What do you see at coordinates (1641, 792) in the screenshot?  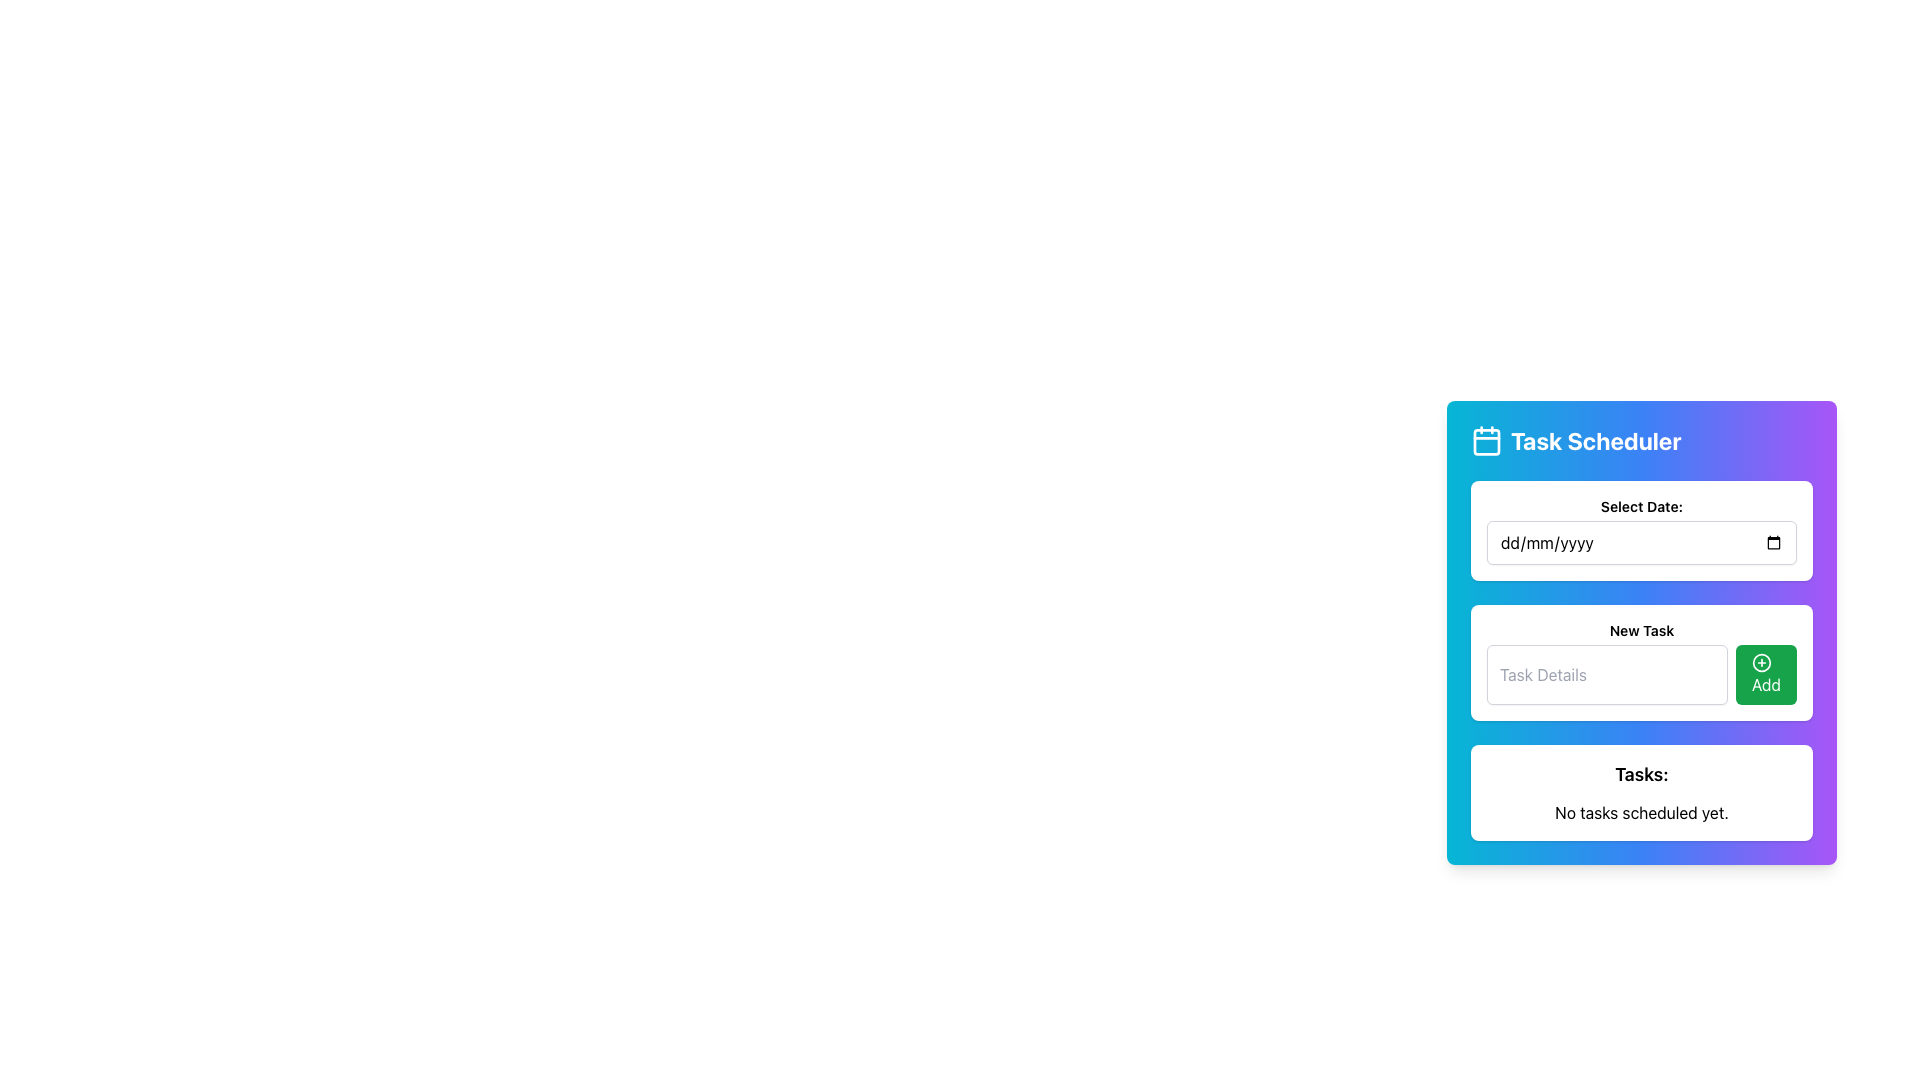 I see `the informational panel that displays the current status of tasks, indicating there are no tasks scheduled, located at the bottom of the task scheduler interface` at bounding box center [1641, 792].